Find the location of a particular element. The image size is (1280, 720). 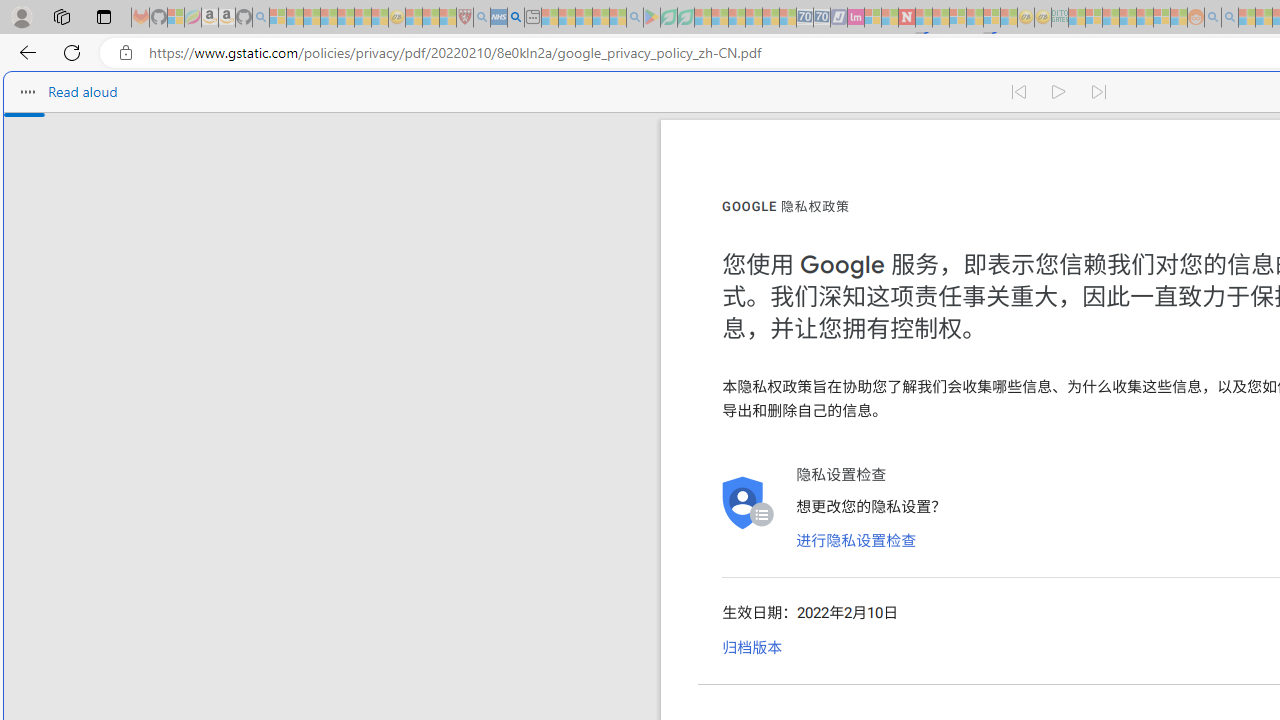

'Tab actions menu' is located at coordinates (103, 16).